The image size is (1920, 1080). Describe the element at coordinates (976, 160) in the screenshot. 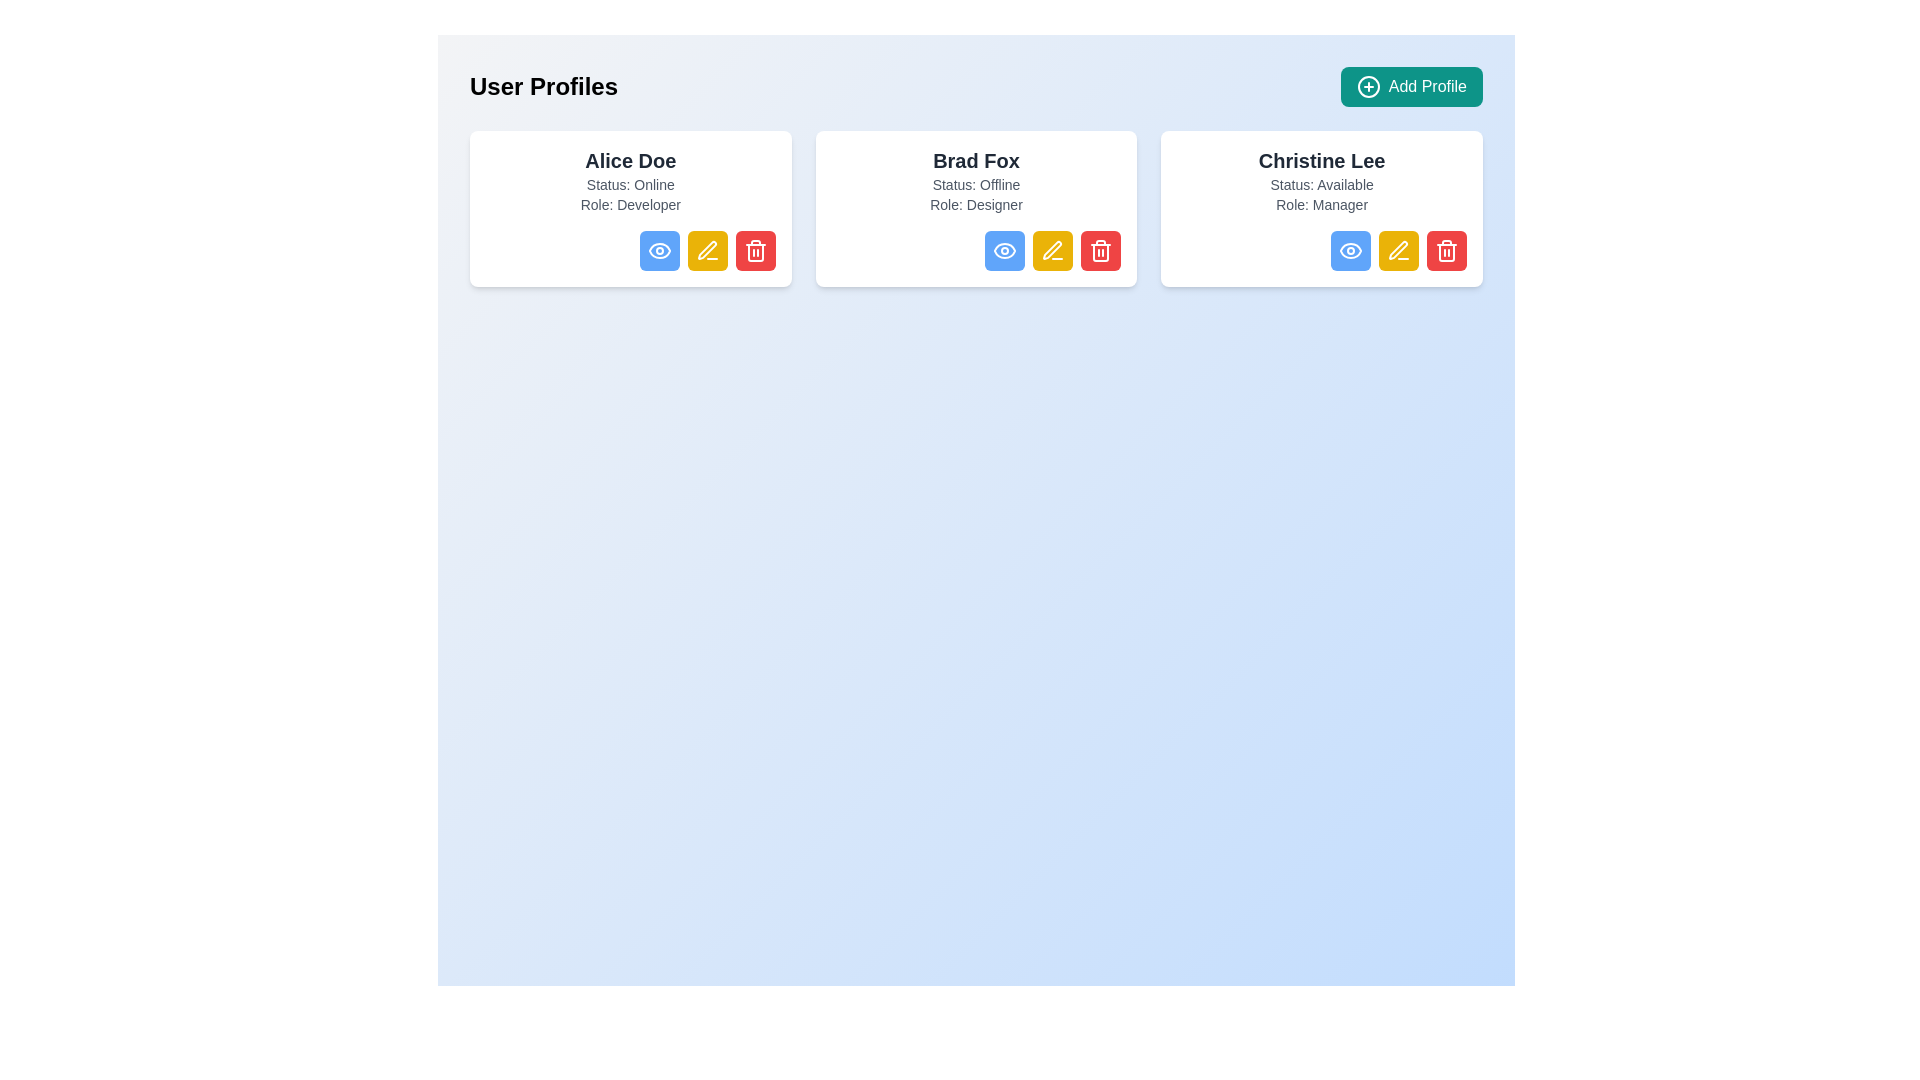

I see `the text label that represents the user's name in the central profile card, which serves as the primary identifier for the profile` at that location.